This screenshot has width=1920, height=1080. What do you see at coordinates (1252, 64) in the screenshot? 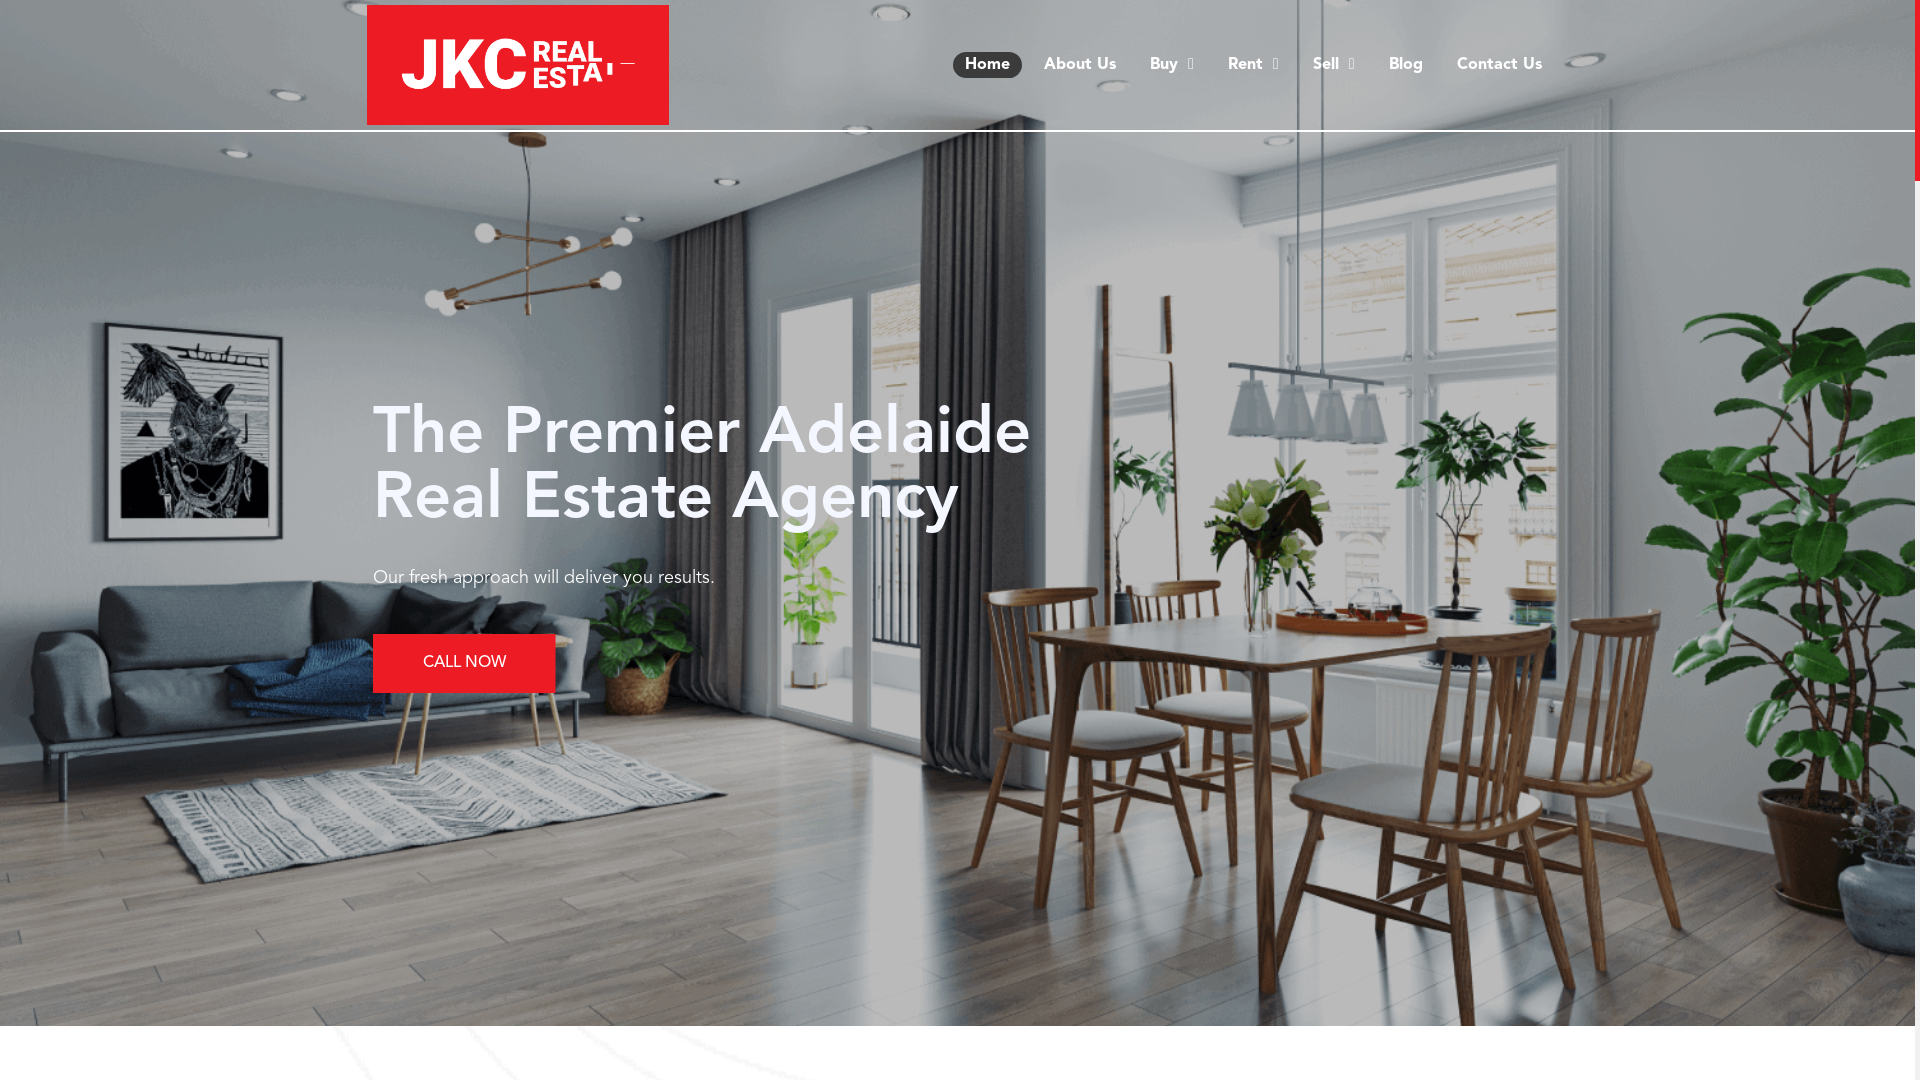
I see `'Rent'` at bounding box center [1252, 64].